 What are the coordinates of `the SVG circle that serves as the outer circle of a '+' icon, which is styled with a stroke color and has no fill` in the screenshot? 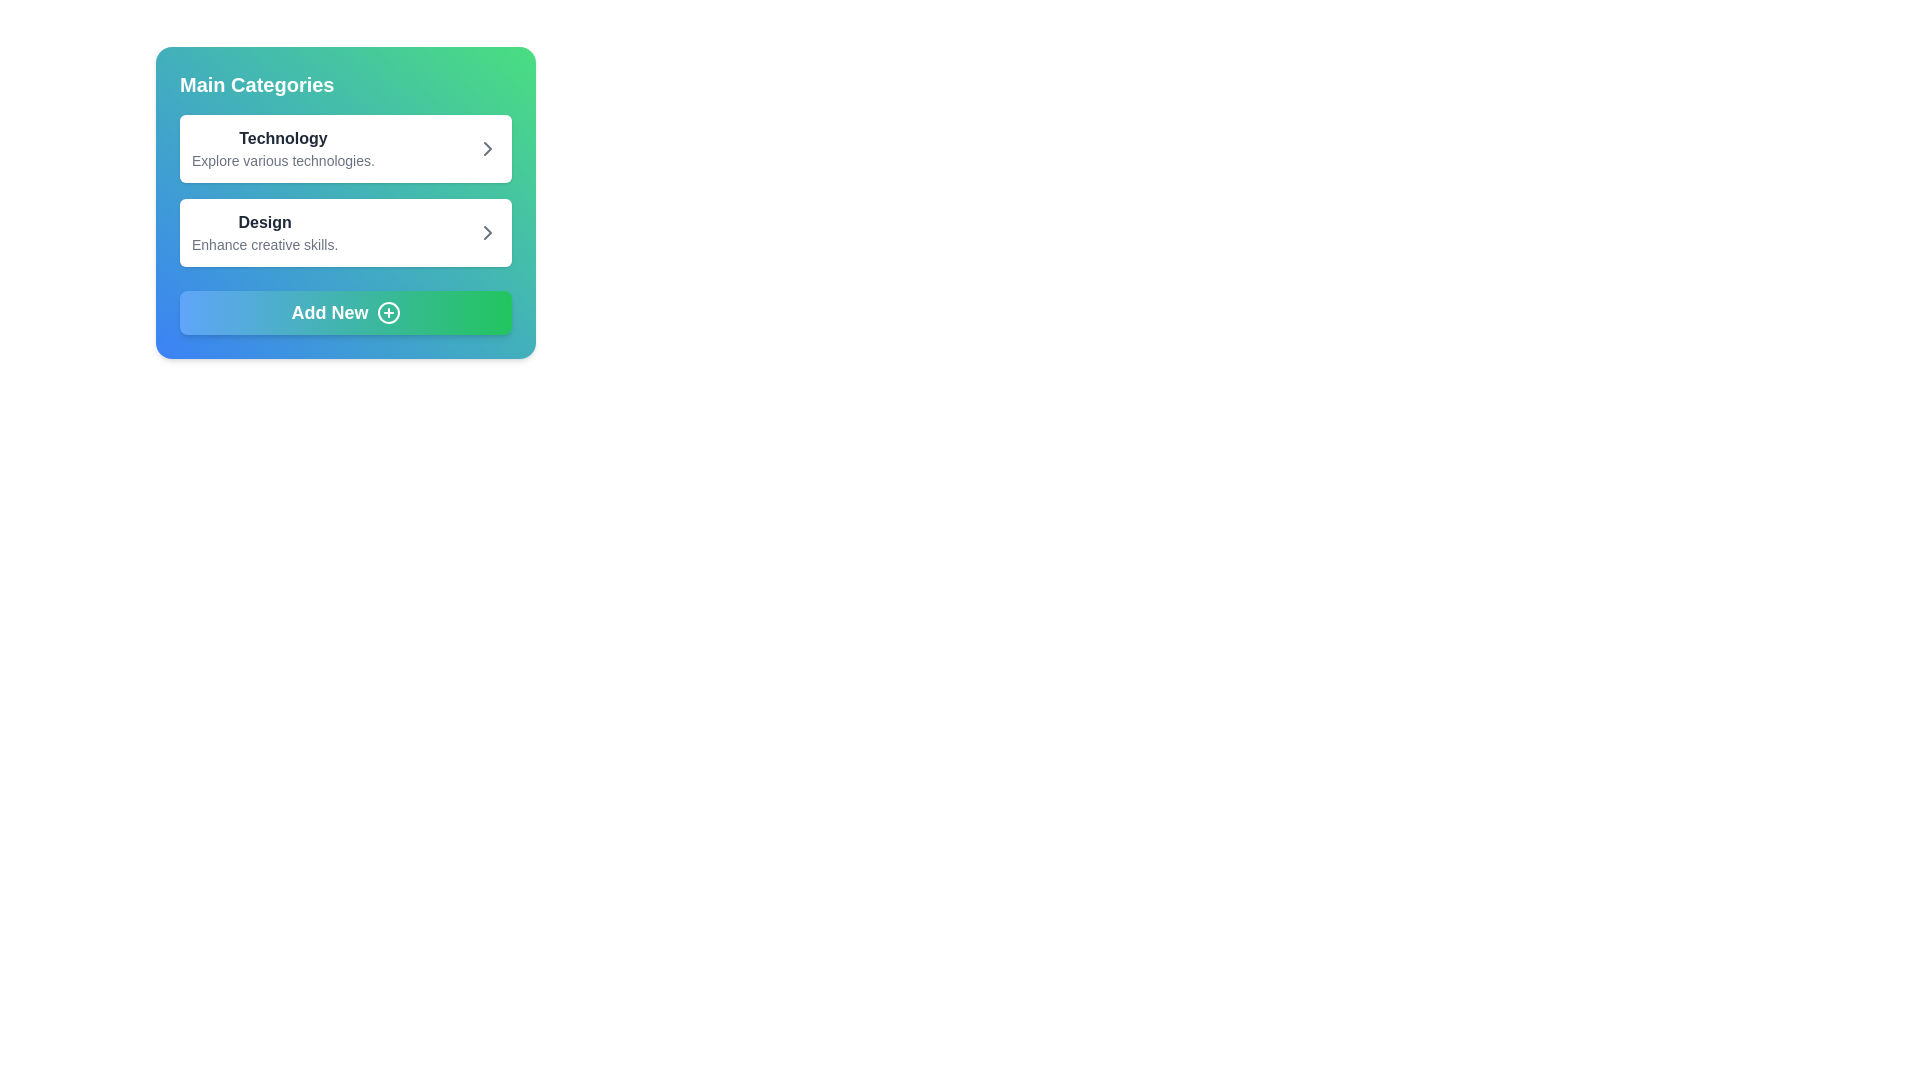 It's located at (388, 312).